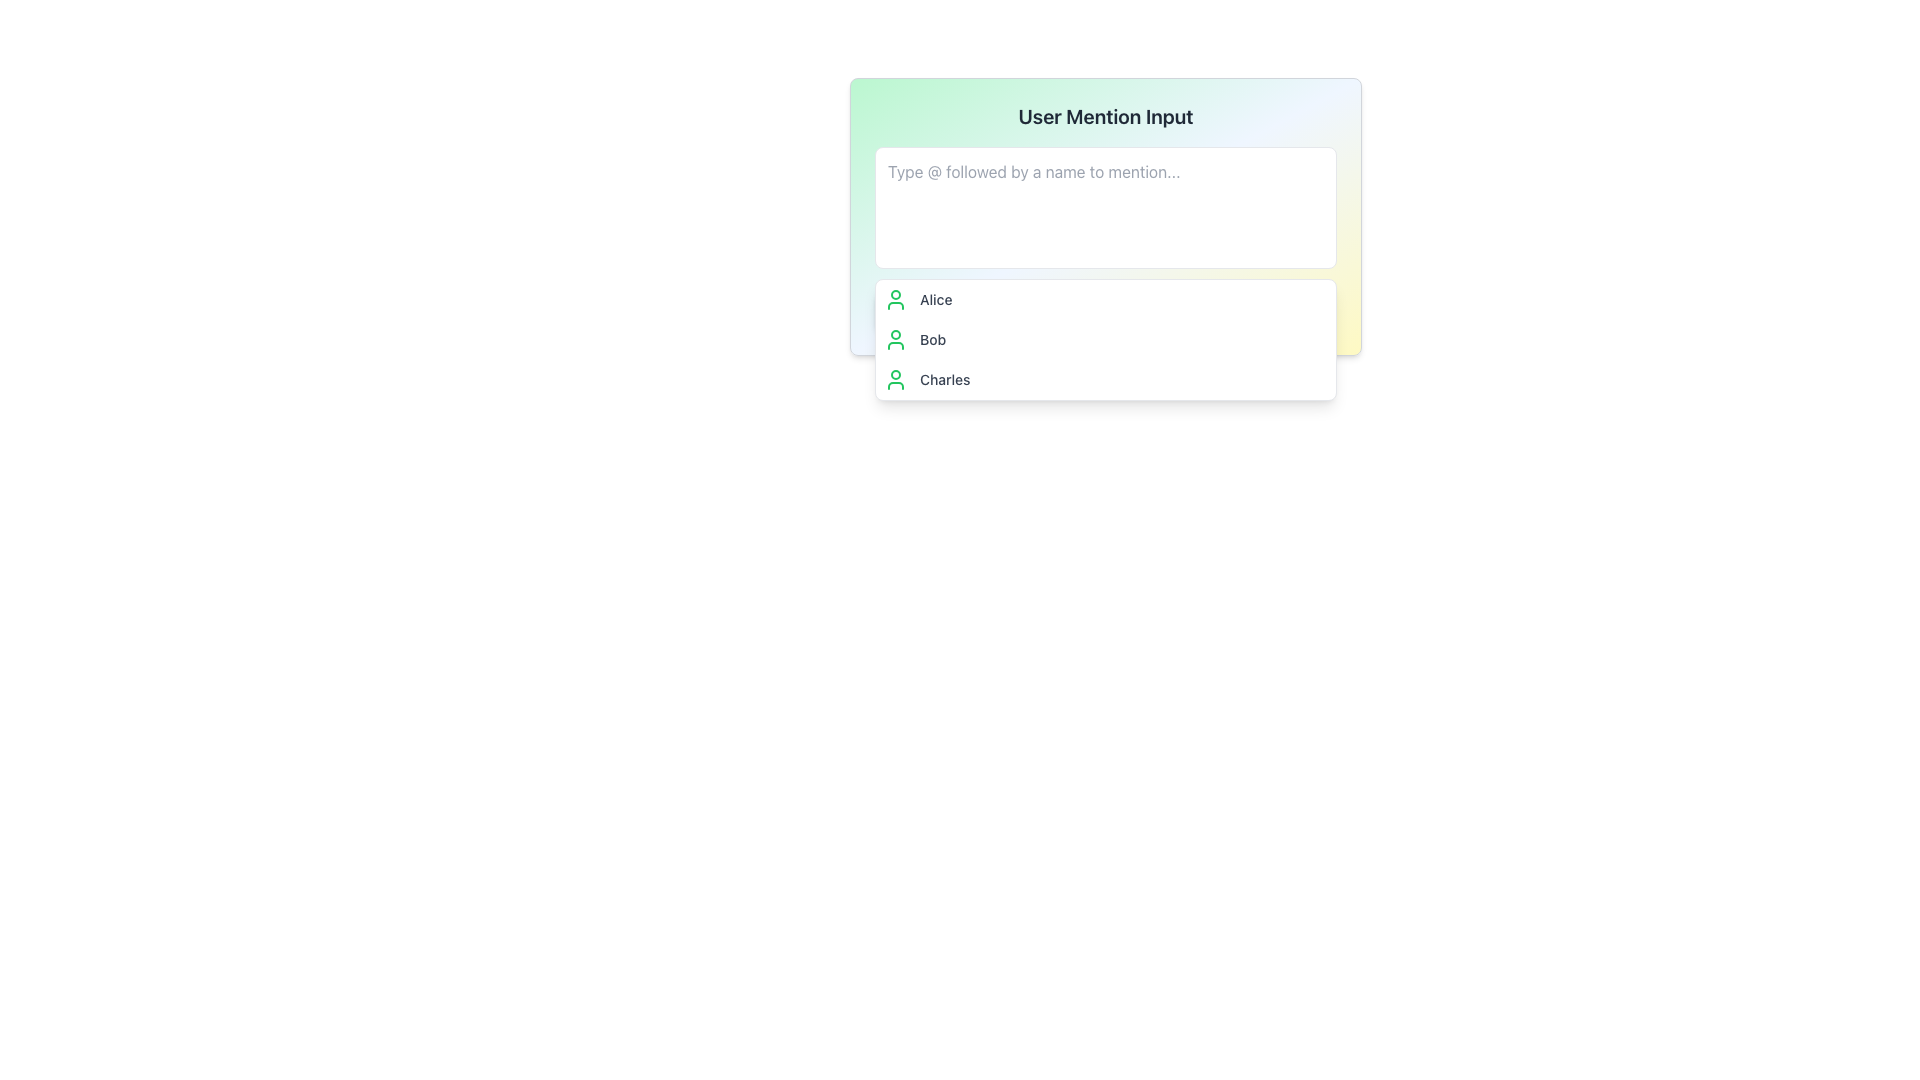  Describe the element at coordinates (1104, 300) in the screenshot. I see `the selectable list item labeled 'Alice' at the top of the dropdown menu` at that location.